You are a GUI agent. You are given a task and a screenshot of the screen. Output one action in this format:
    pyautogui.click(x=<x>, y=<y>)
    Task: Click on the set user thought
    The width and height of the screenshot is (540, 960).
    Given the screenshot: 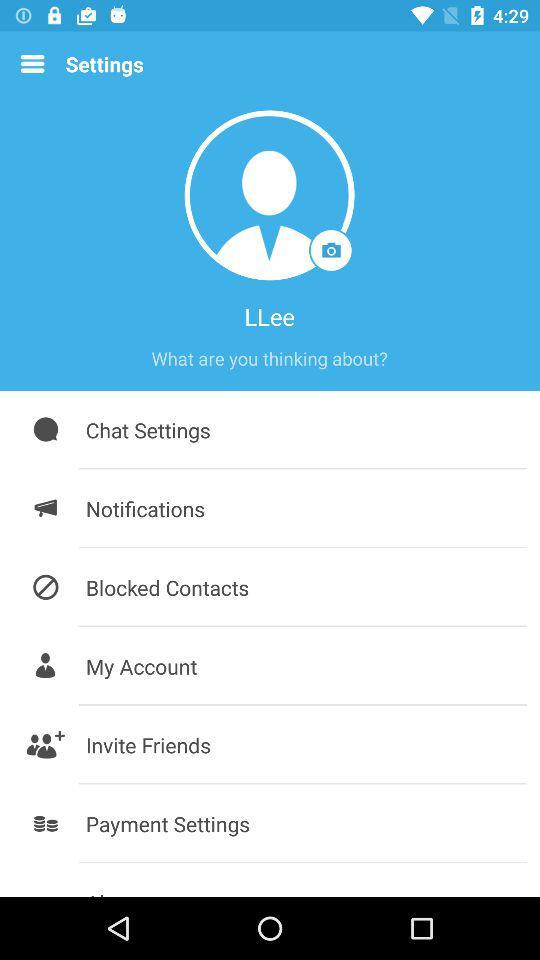 What is the action you would take?
    pyautogui.click(x=269, y=358)
    